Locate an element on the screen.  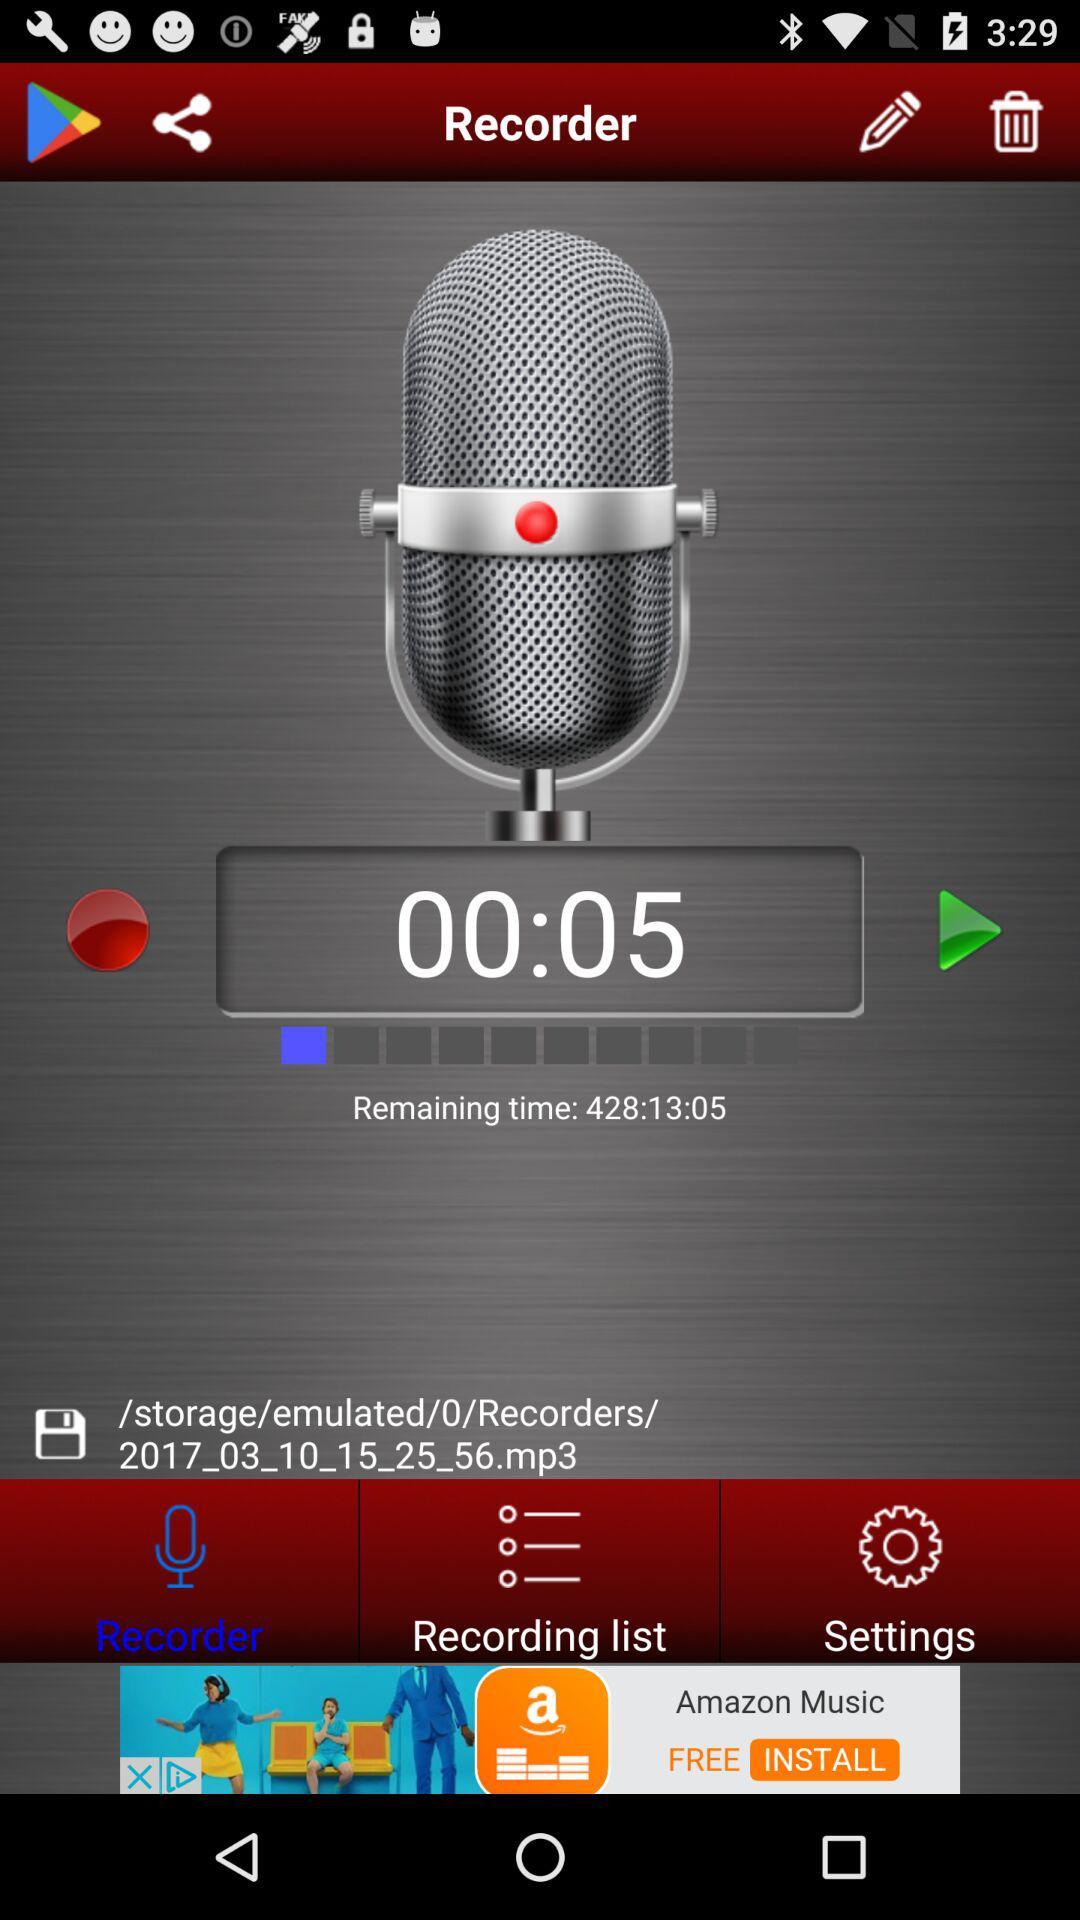
delete recording is located at coordinates (1017, 121).